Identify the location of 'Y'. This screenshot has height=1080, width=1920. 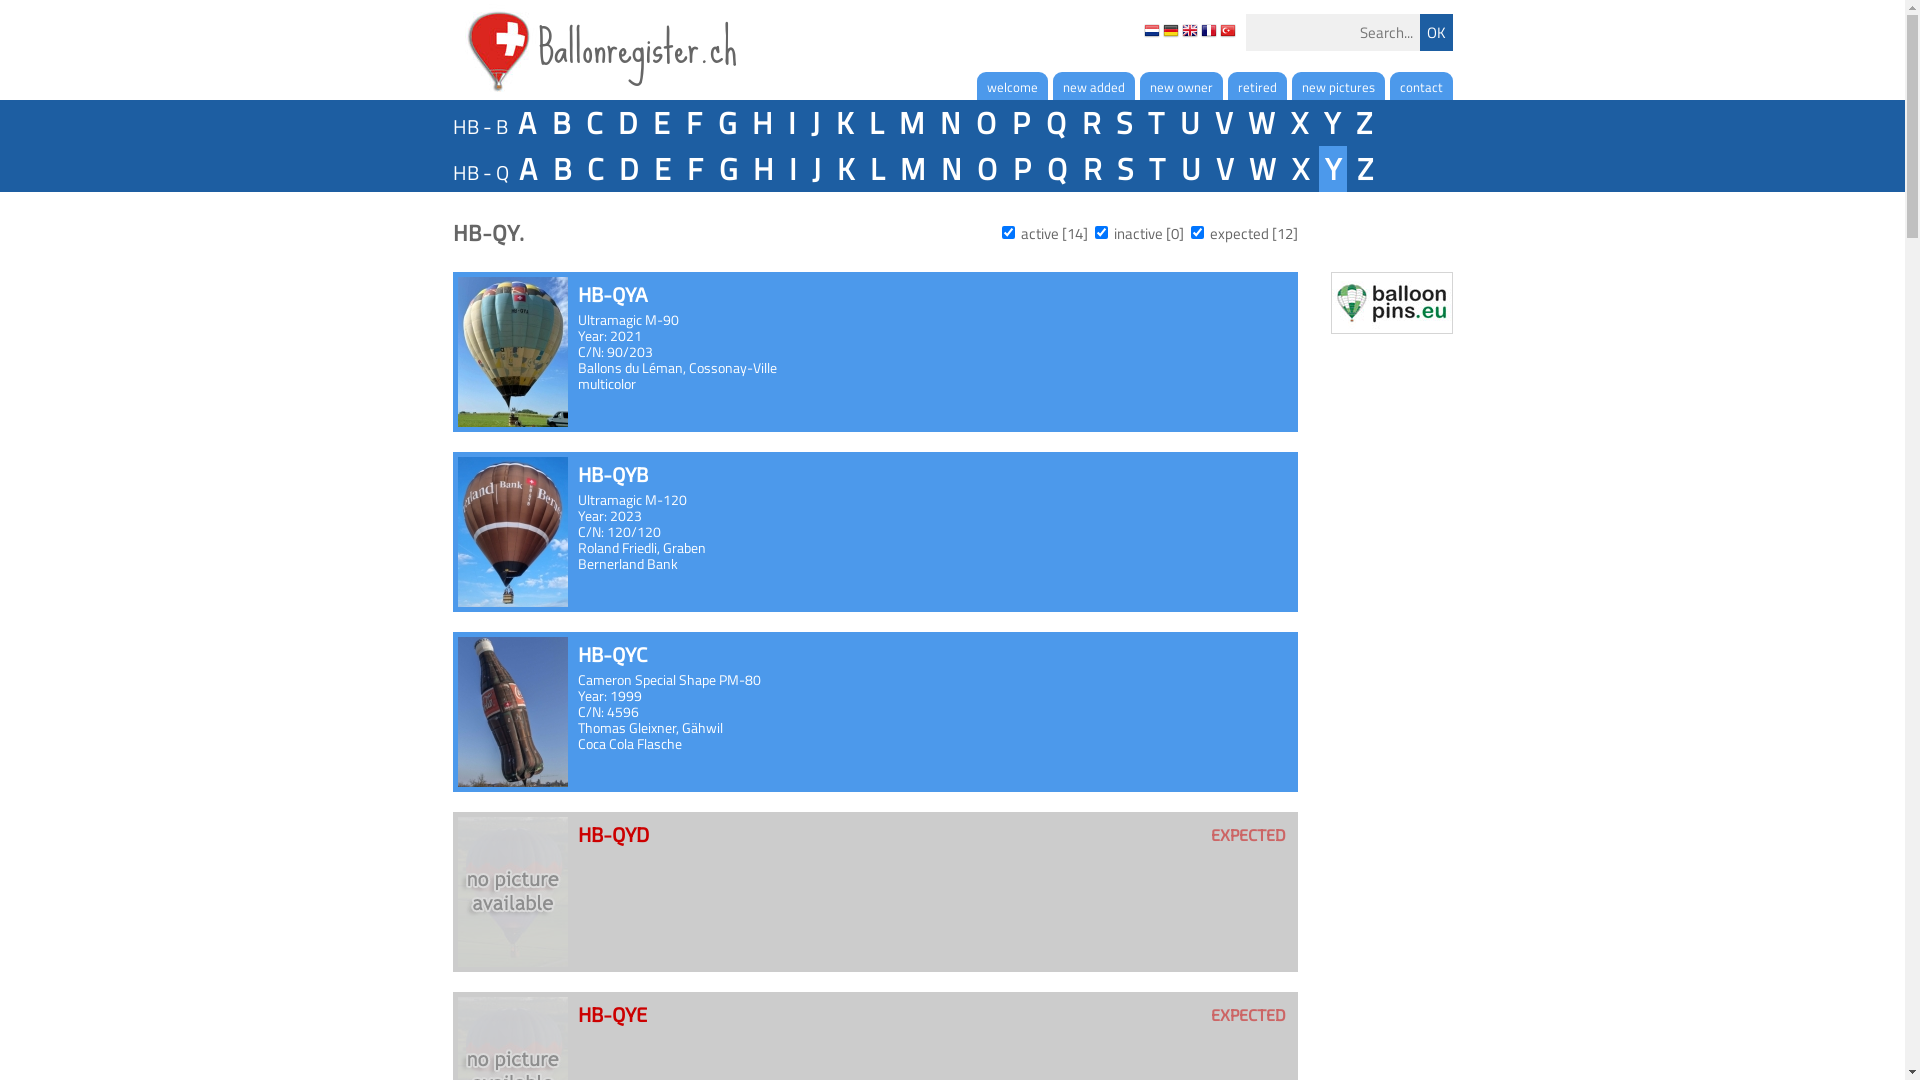
(1318, 168).